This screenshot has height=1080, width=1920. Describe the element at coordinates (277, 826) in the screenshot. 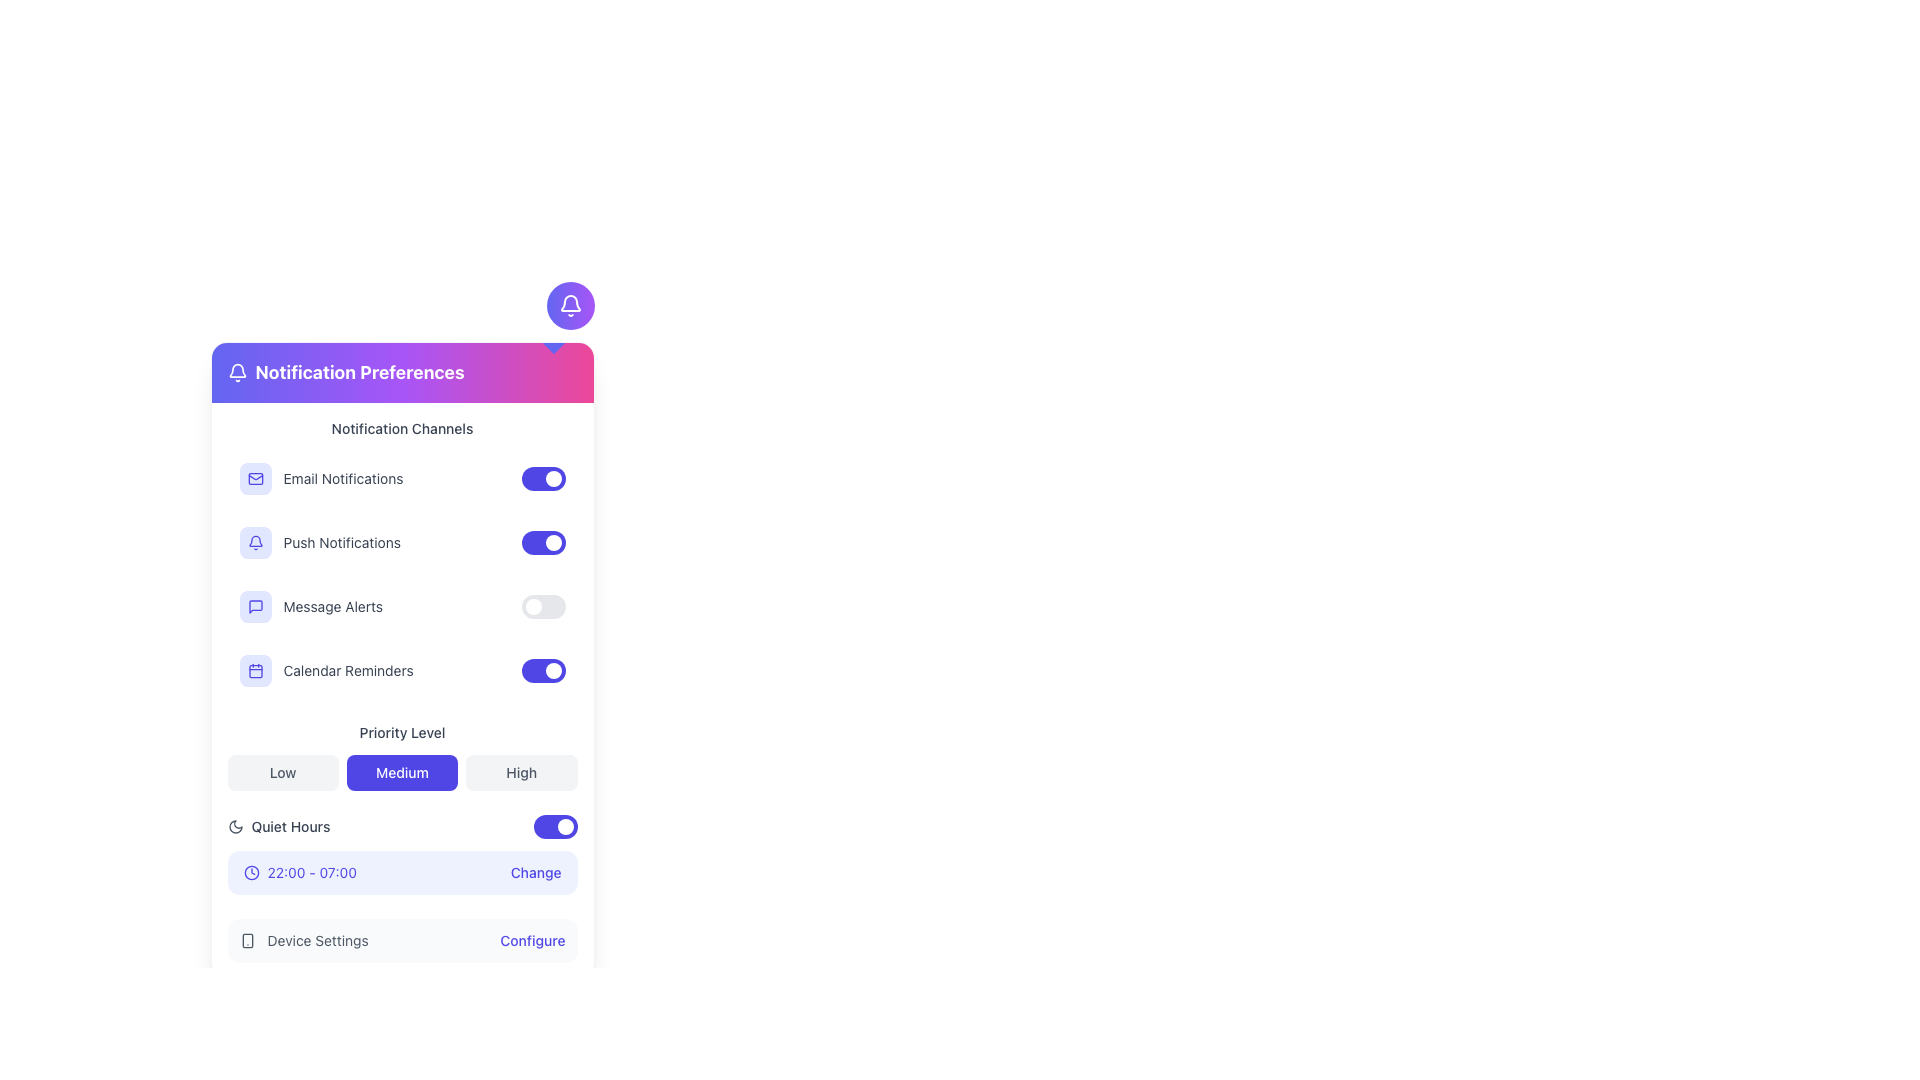

I see `the 'Quiet Hours' label with a moon icon, which is located in the notification settings section, positioned between the 'Priority Level' buttons and an interactive time range control` at that location.